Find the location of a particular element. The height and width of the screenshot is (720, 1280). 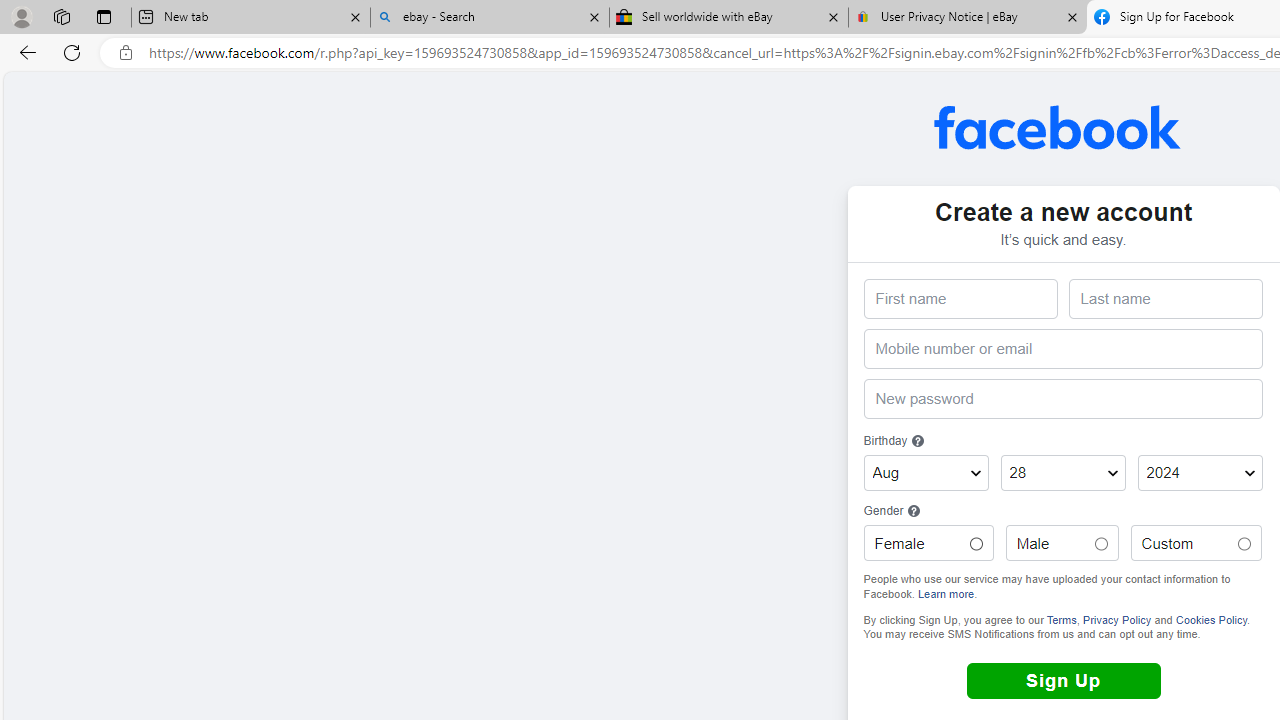

'Cookies Policy' is located at coordinates (1210, 618).